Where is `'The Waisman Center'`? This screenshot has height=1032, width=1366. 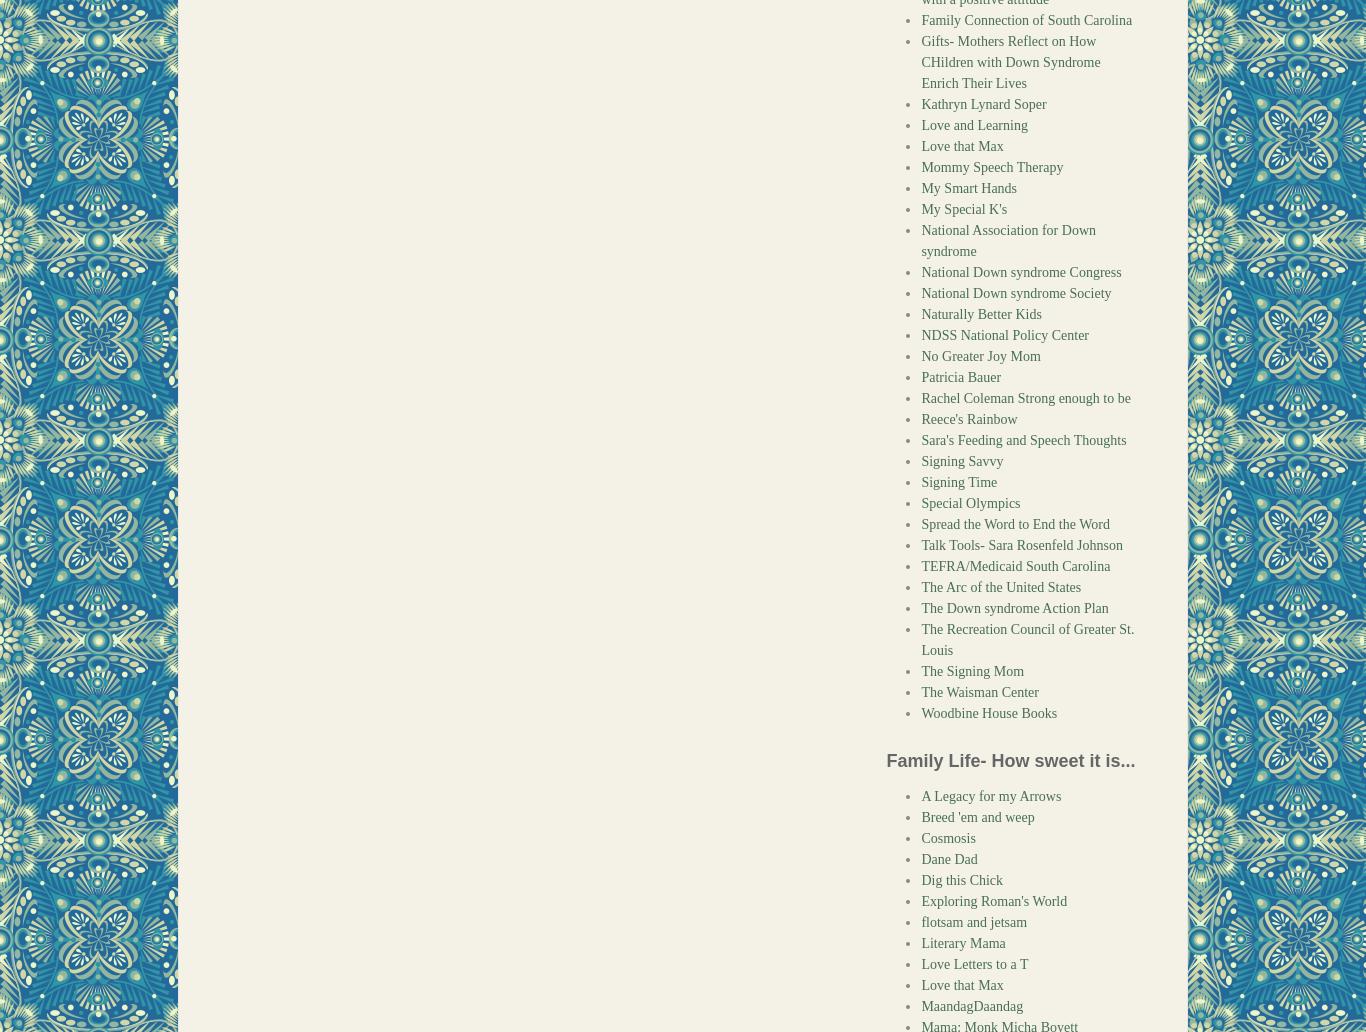 'The Waisman Center' is located at coordinates (979, 691).